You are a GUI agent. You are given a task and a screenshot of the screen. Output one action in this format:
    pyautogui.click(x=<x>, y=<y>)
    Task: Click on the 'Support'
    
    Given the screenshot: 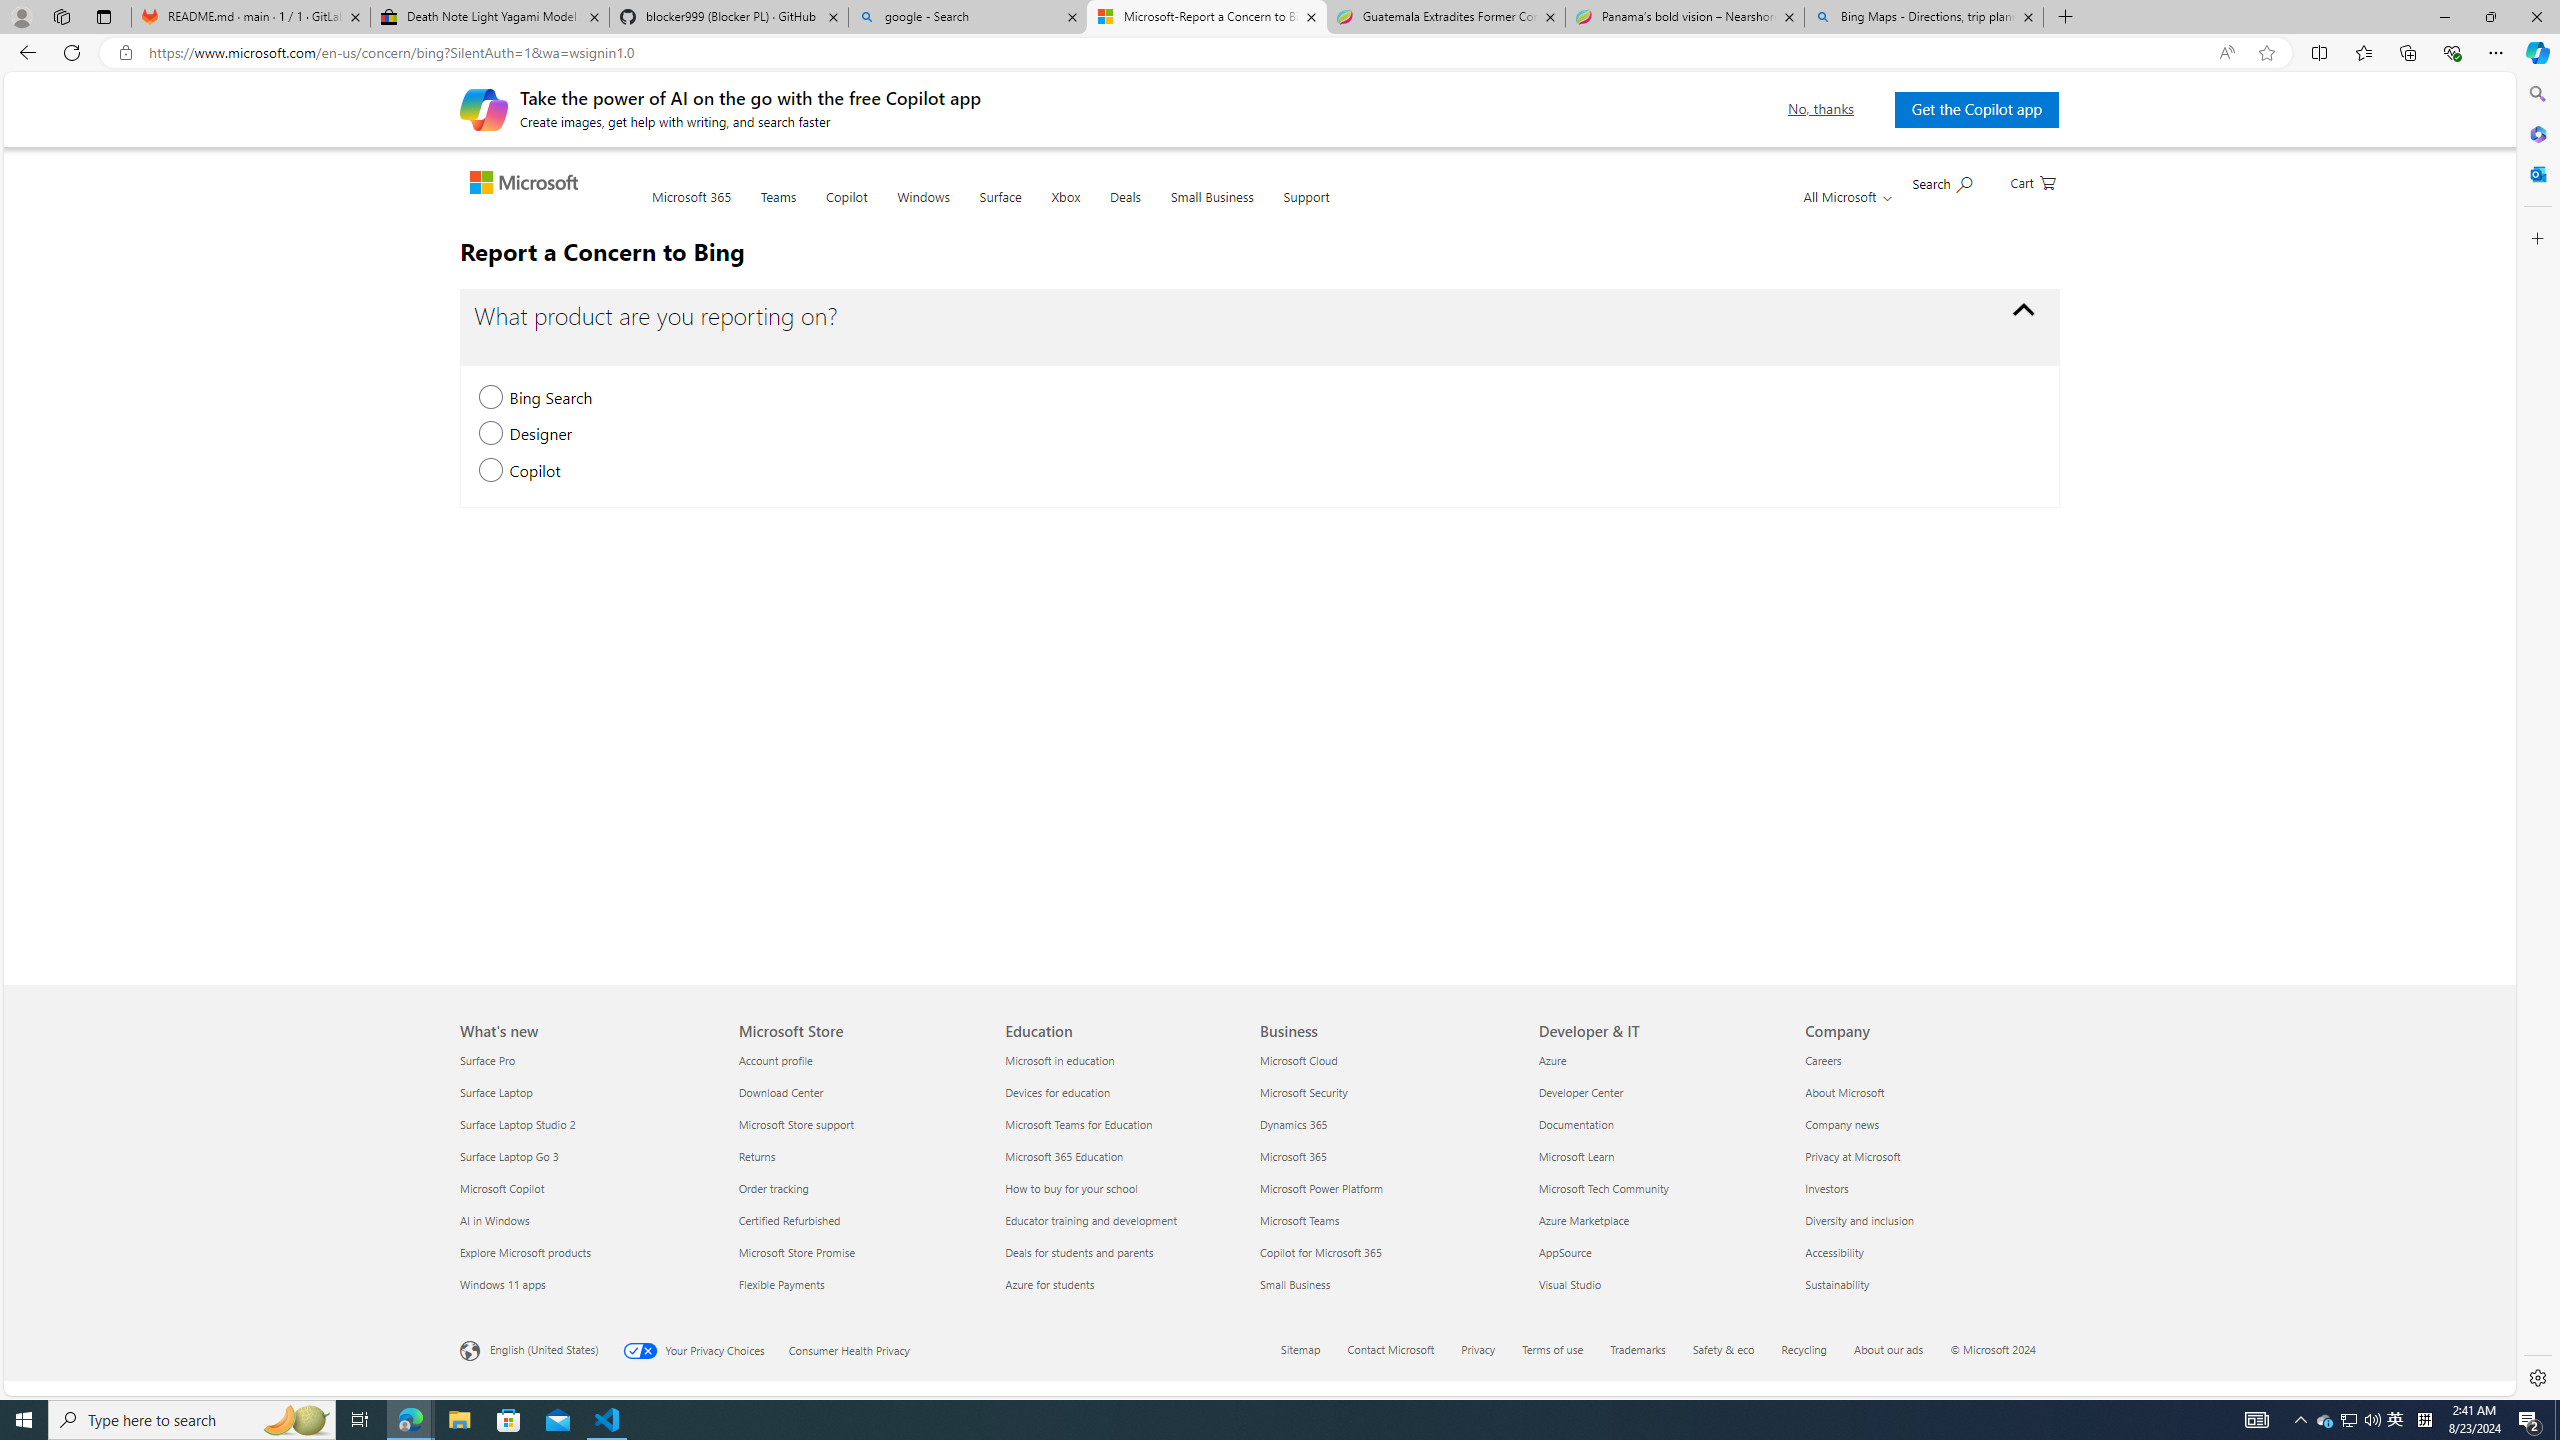 What is the action you would take?
    pyautogui.click(x=1305, y=207)
    